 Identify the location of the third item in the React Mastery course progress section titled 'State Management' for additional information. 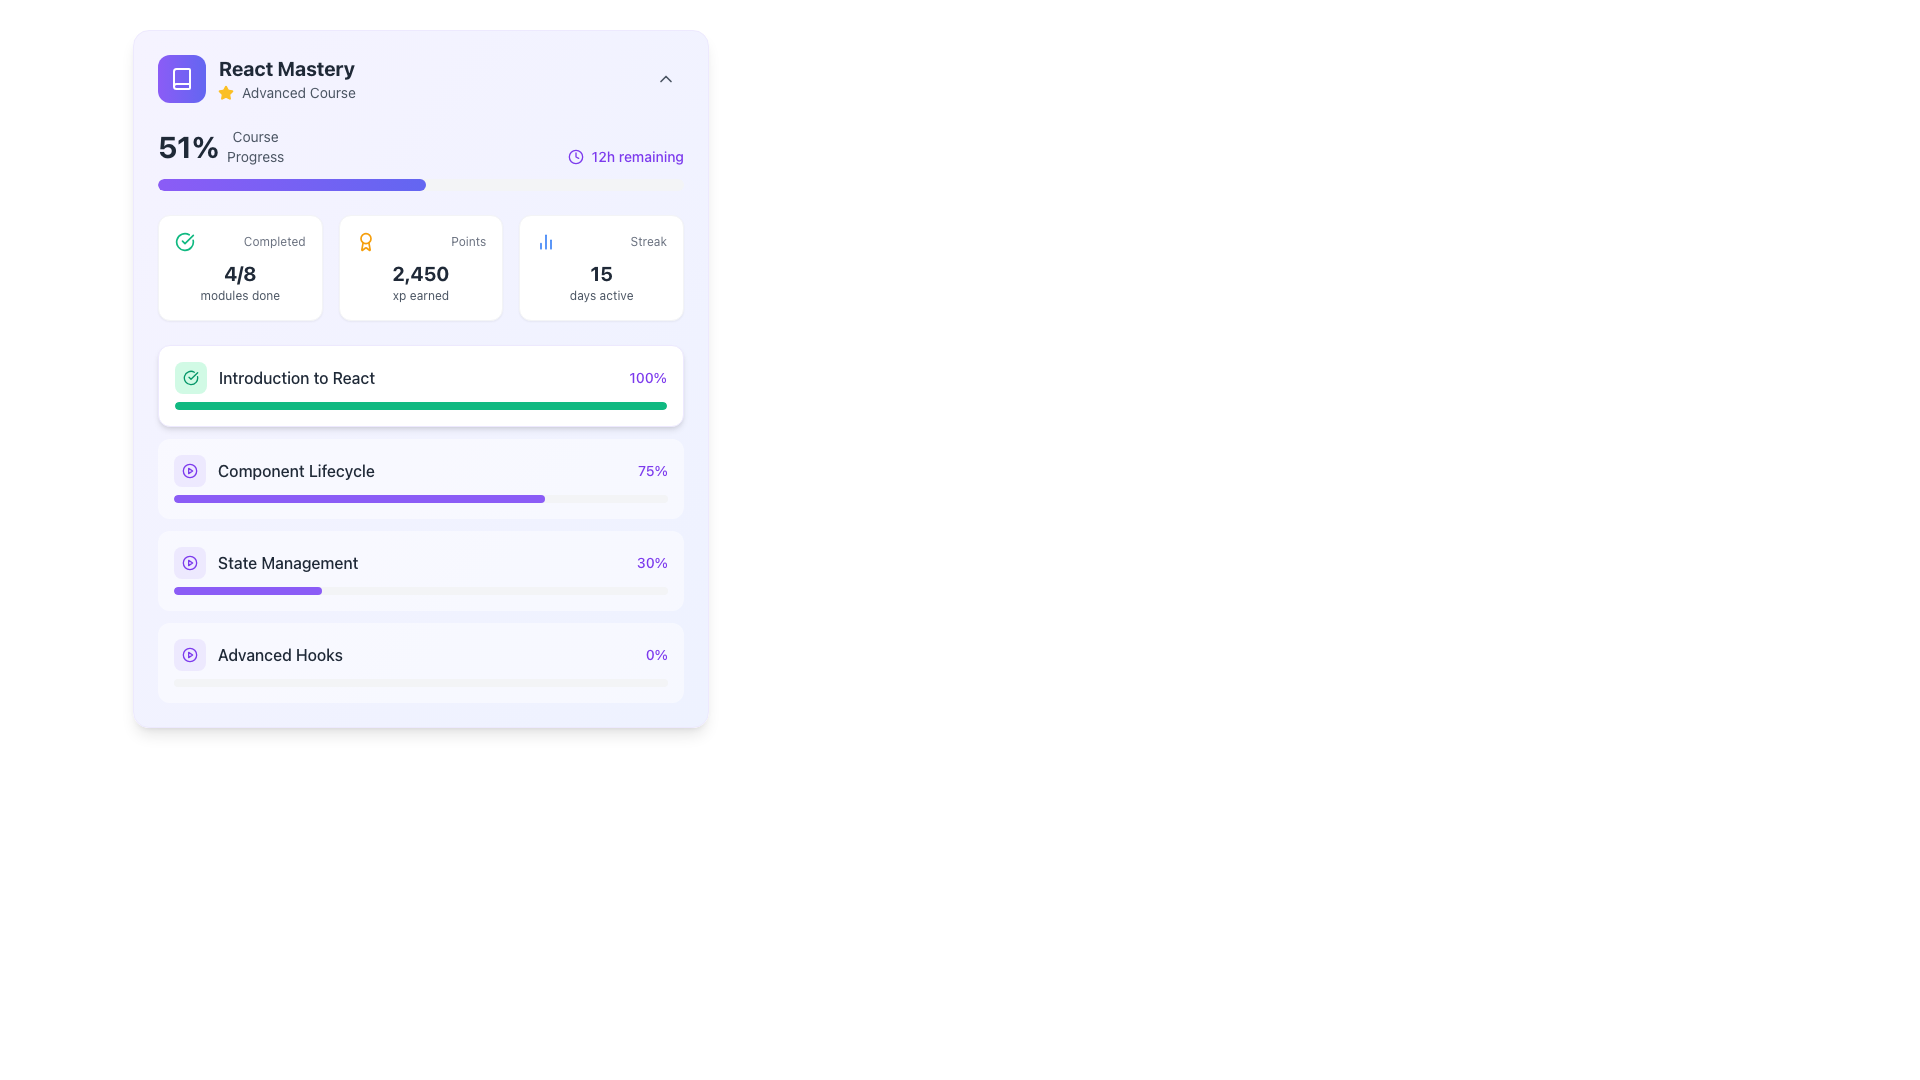
(265, 563).